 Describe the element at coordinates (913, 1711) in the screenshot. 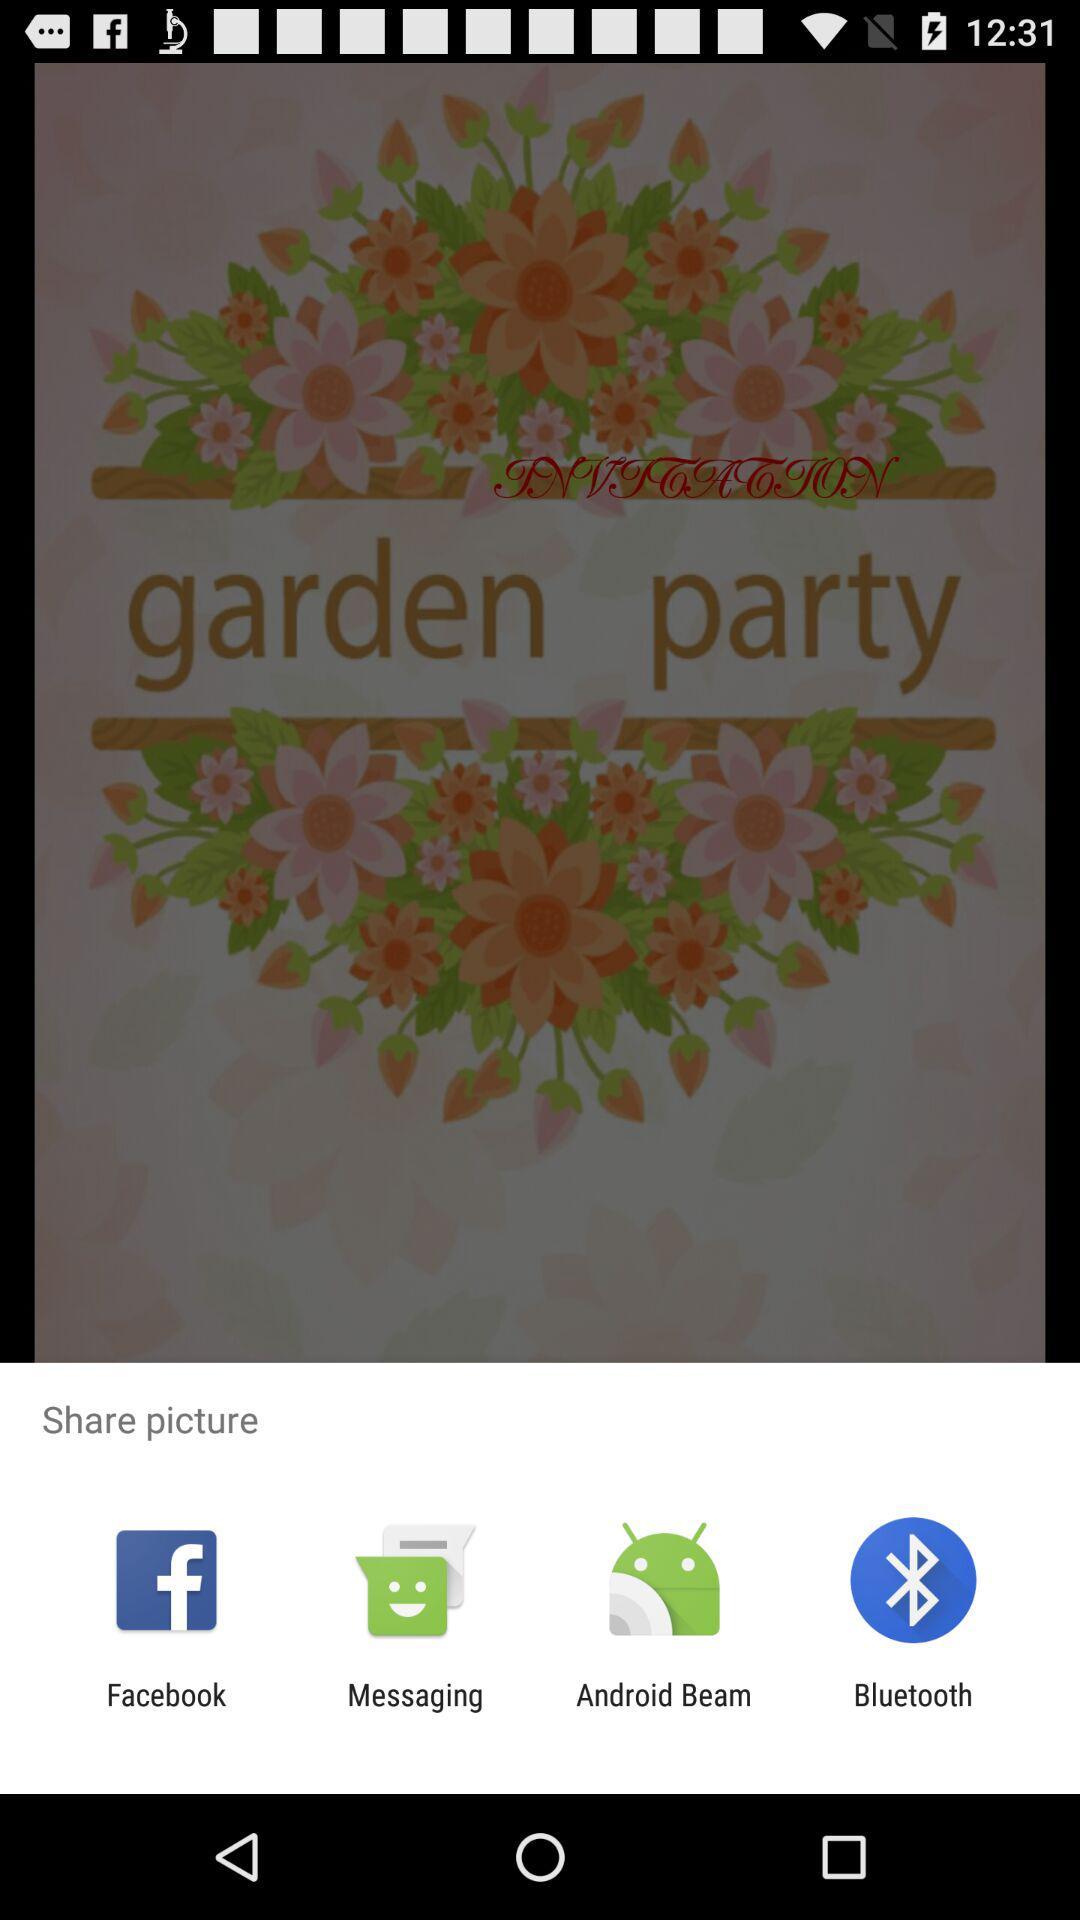

I see `item to the right of the android beam app` at that location.